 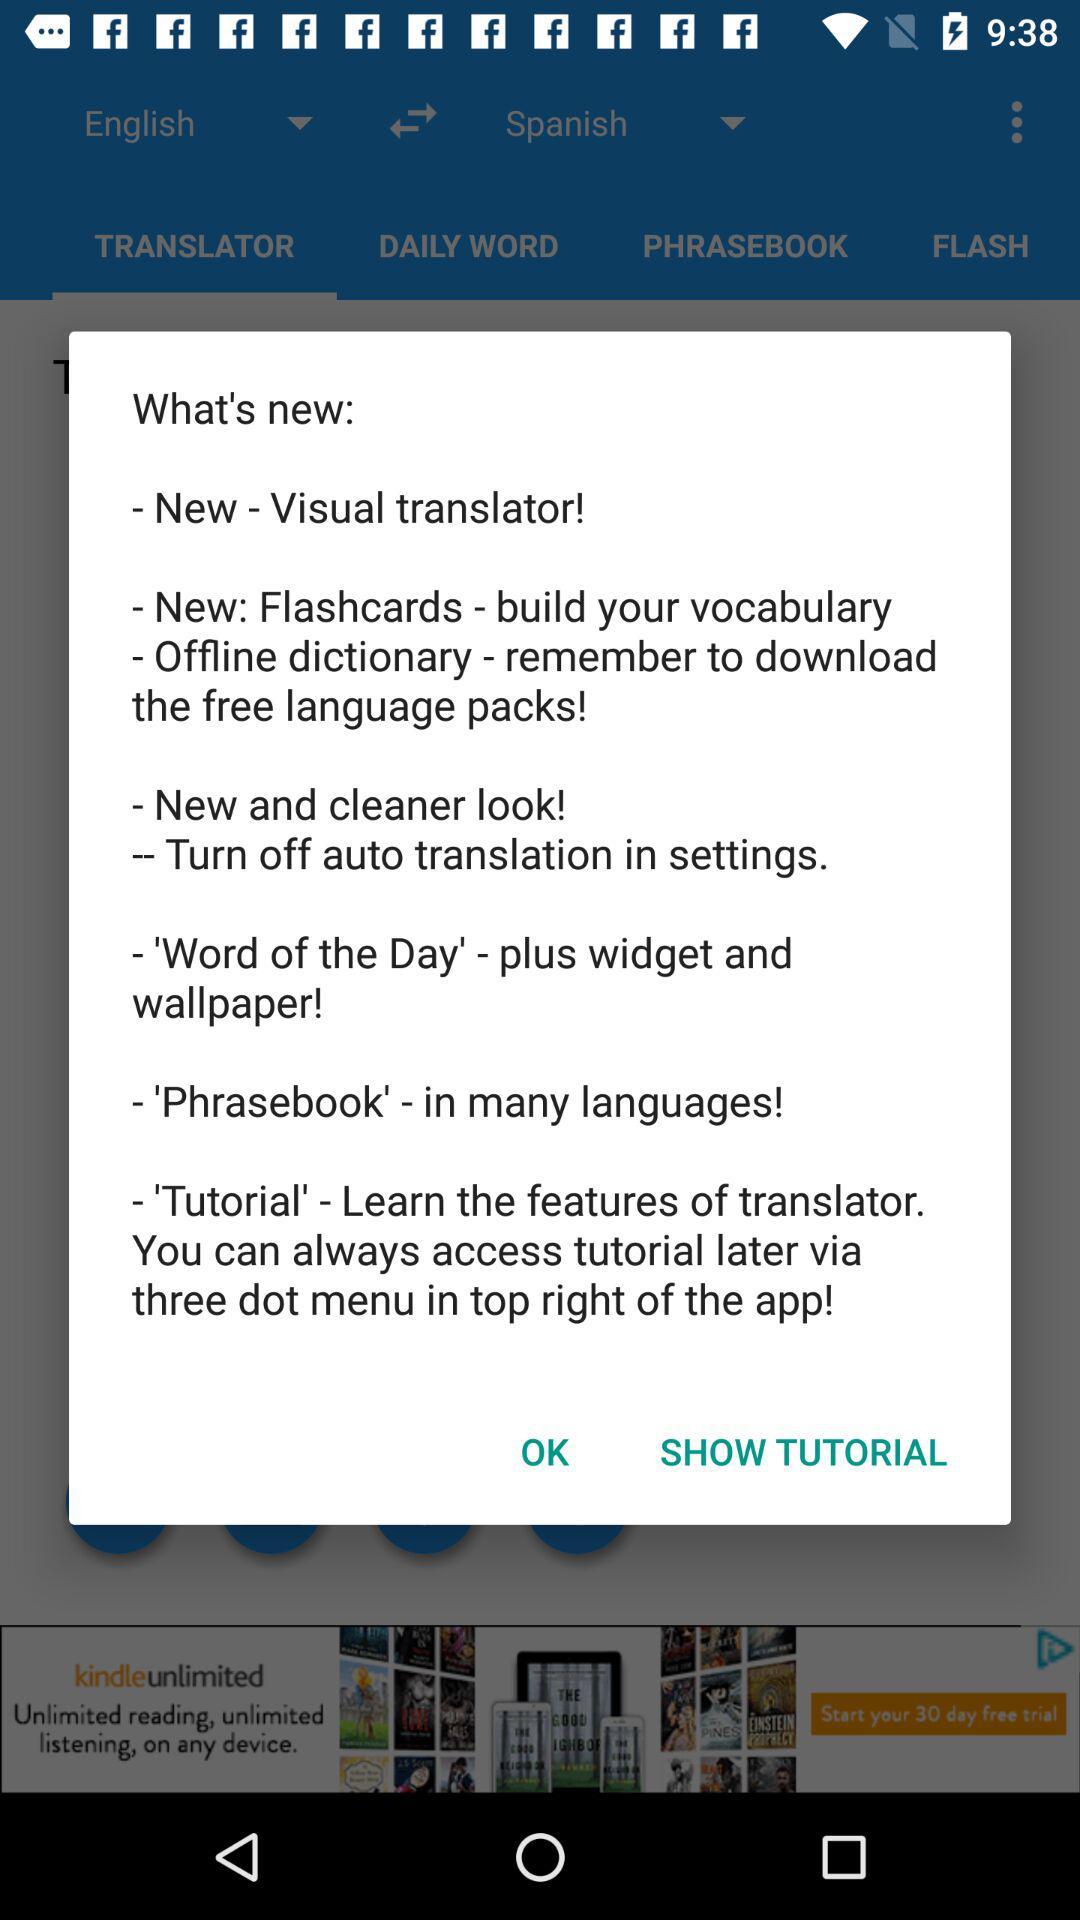 What do you see at coordinates (802, 1451) in the screenshot?
I see `the icon below what s new item` at bounding box center [802, 1451].